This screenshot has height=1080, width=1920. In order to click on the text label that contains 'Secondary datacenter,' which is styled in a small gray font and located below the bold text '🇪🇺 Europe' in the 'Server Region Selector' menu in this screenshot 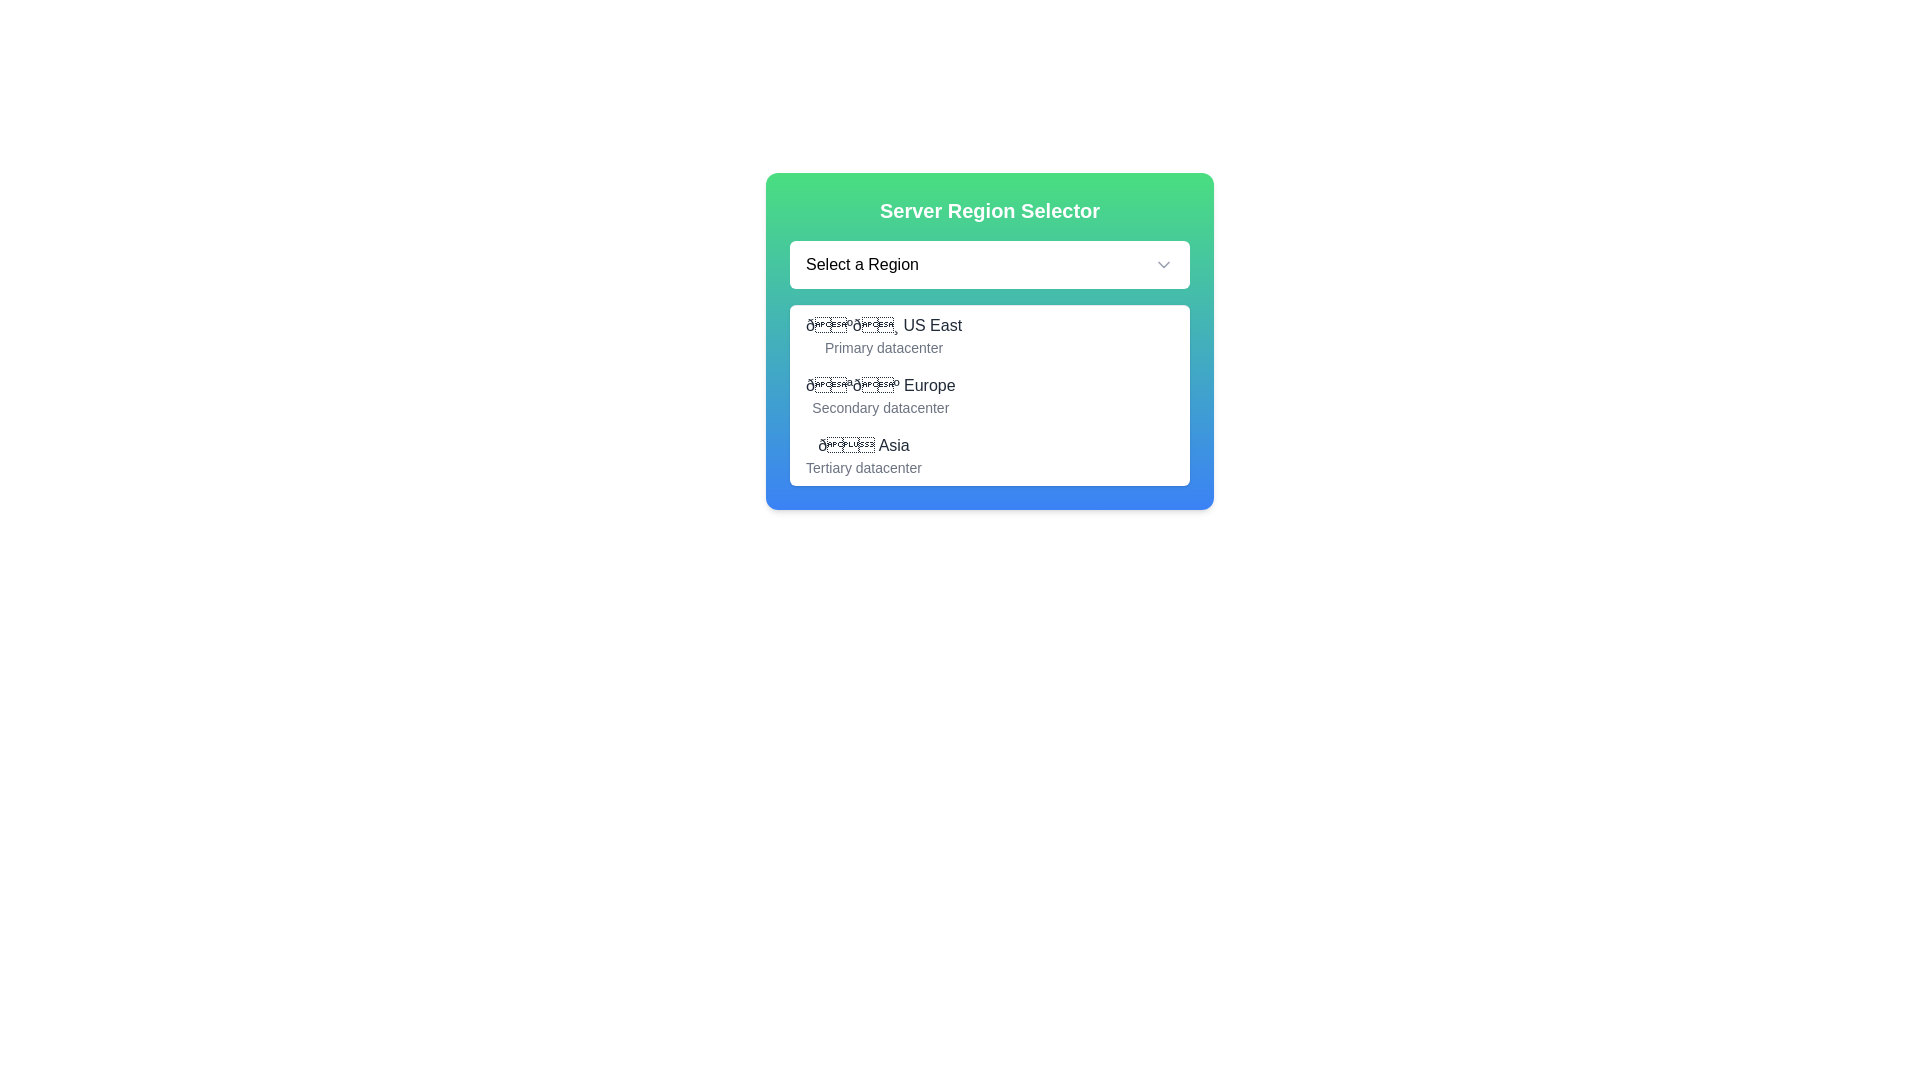, I will do `click(880, 407)`.